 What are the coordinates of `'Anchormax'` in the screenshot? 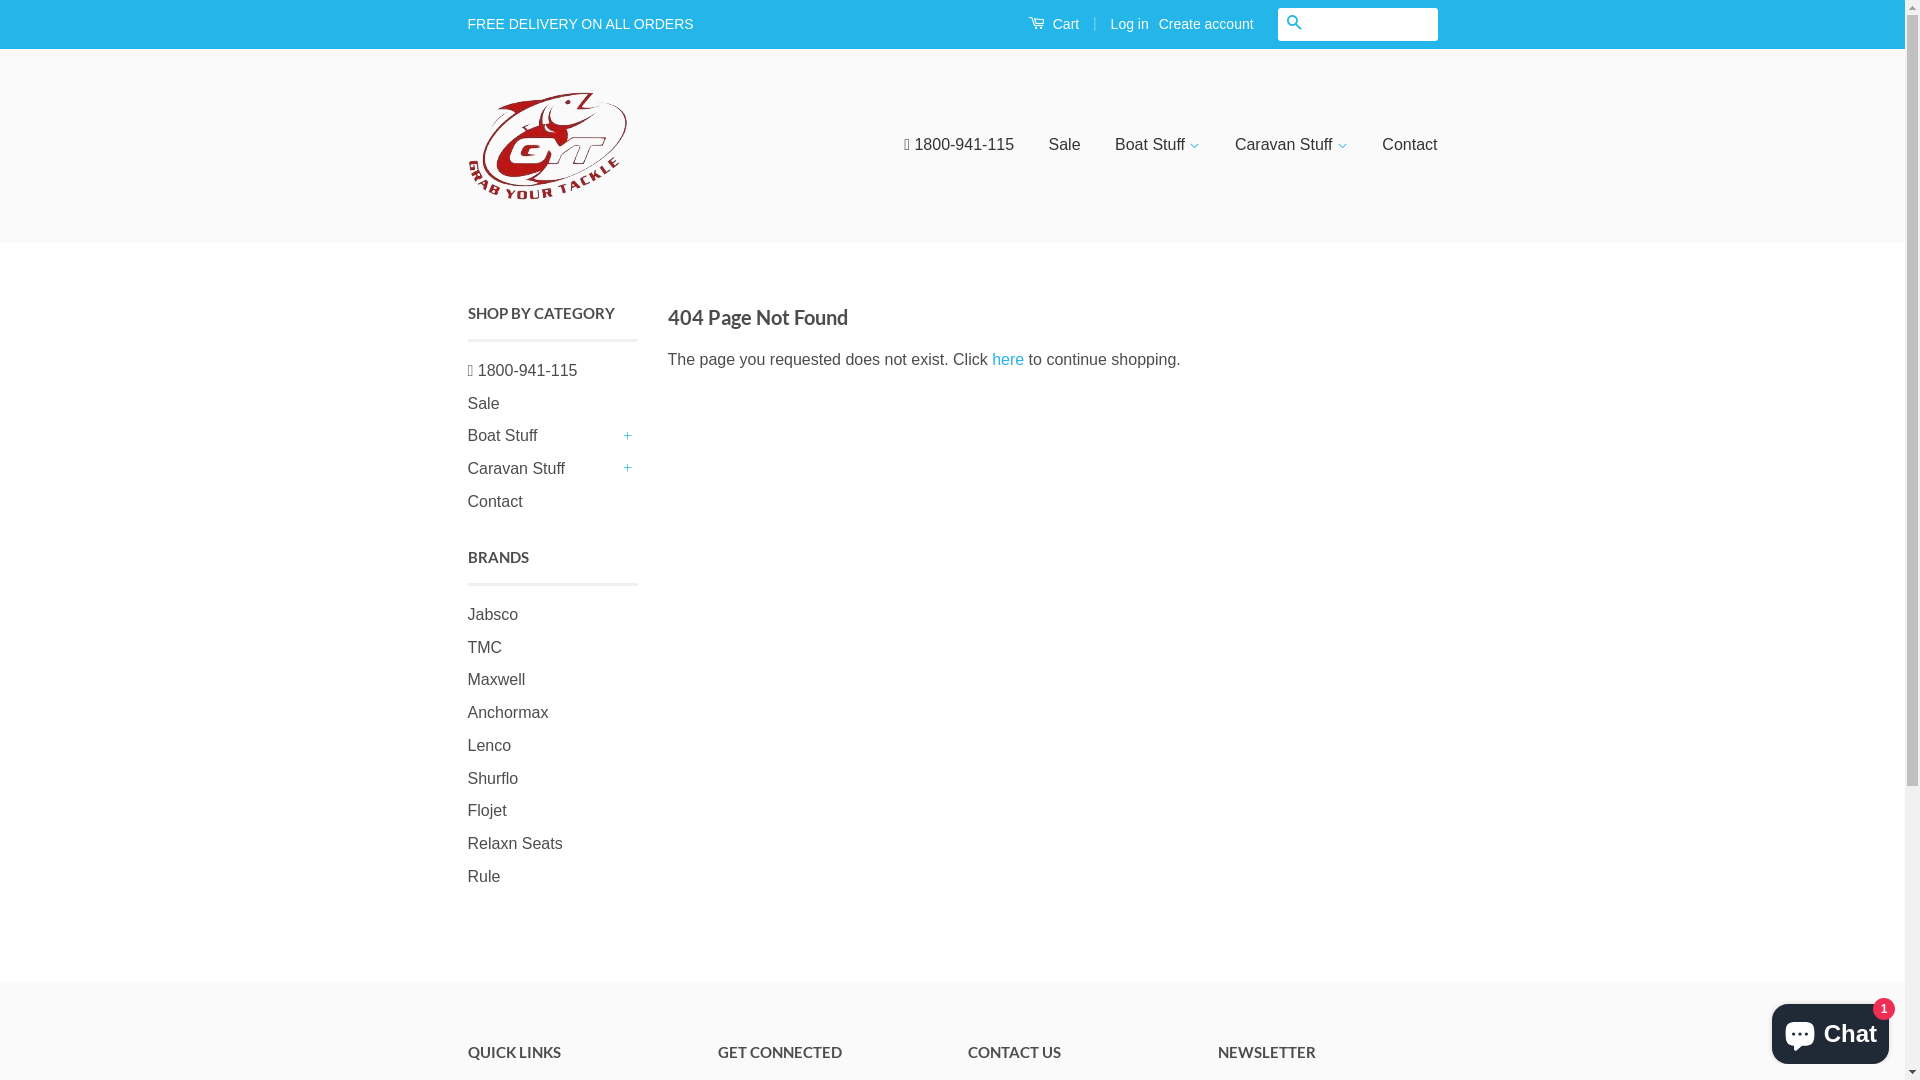 It's located at (508, 711).